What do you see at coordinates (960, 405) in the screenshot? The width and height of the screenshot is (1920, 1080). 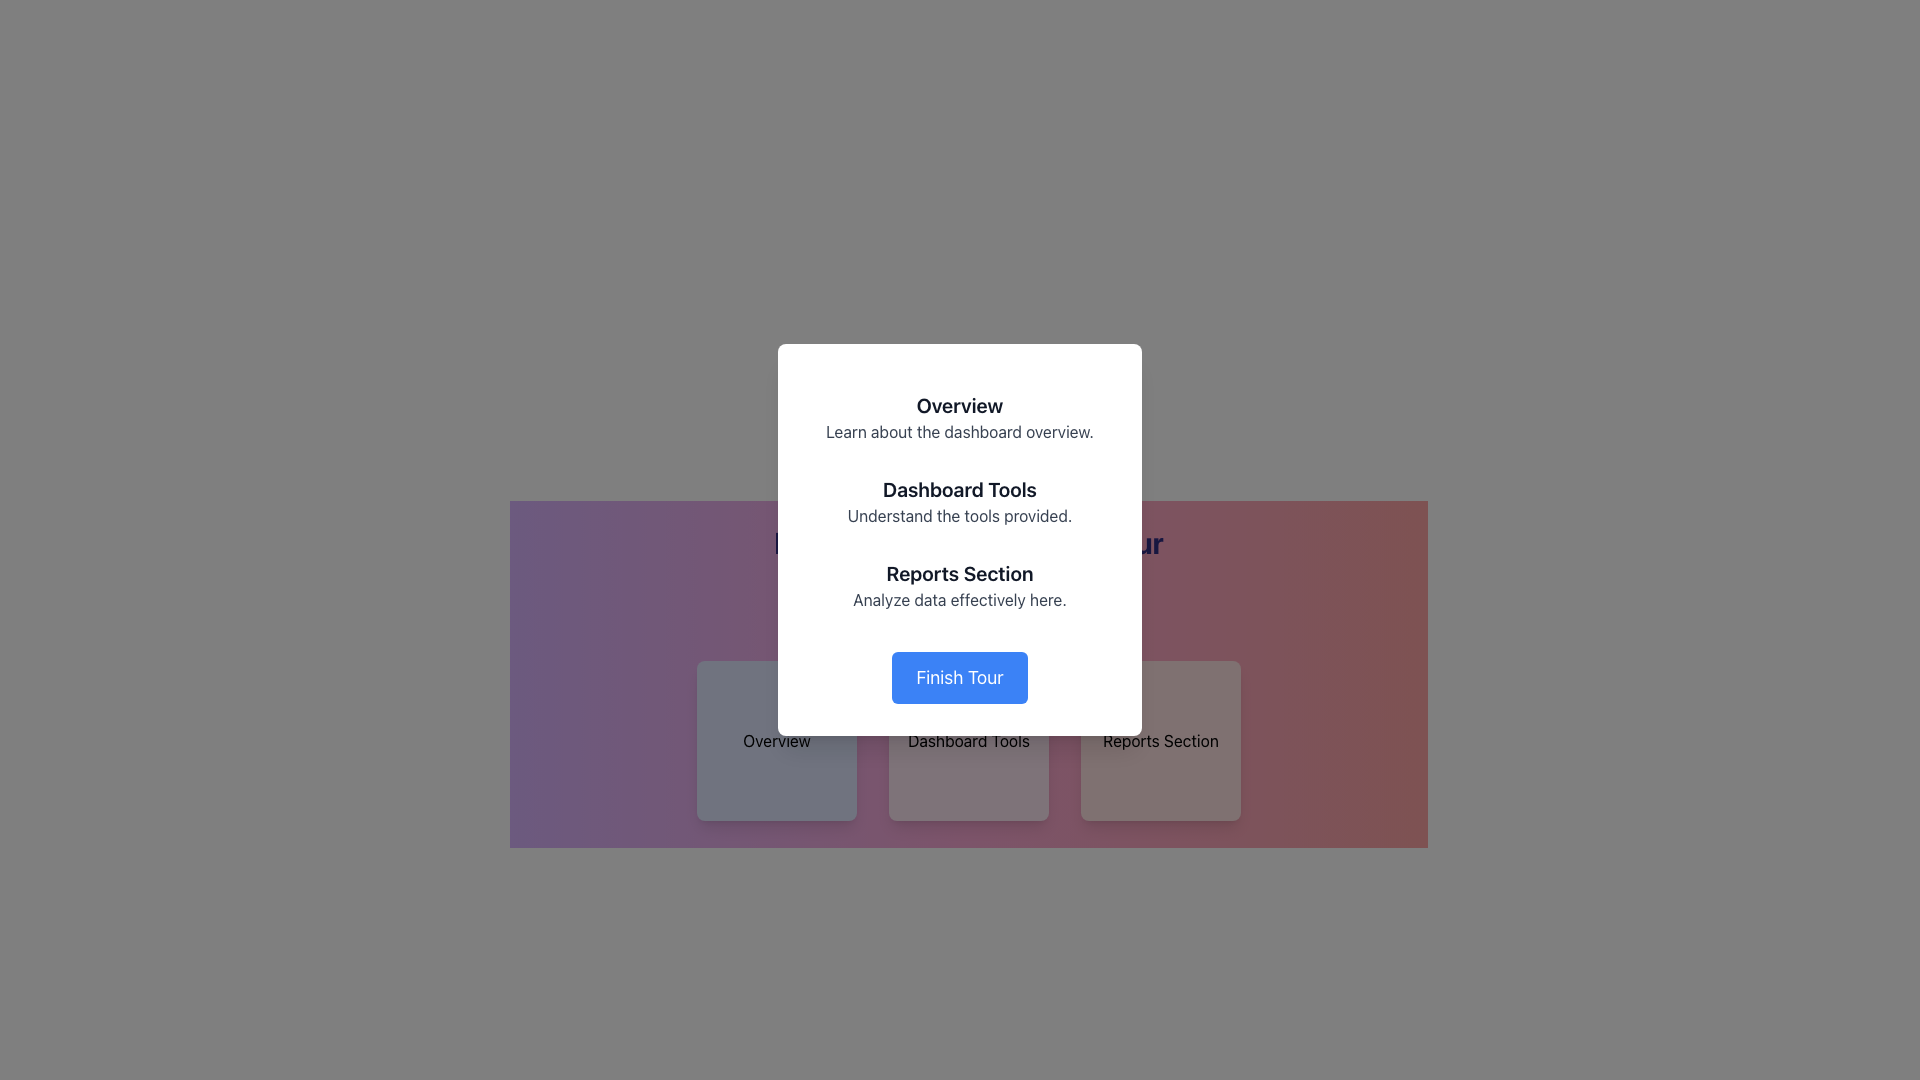 I see `the 'Overview' text label, which is bold and prominently displayed at the top of its section in a white rectangular information box` at bounding box center [960, 405].